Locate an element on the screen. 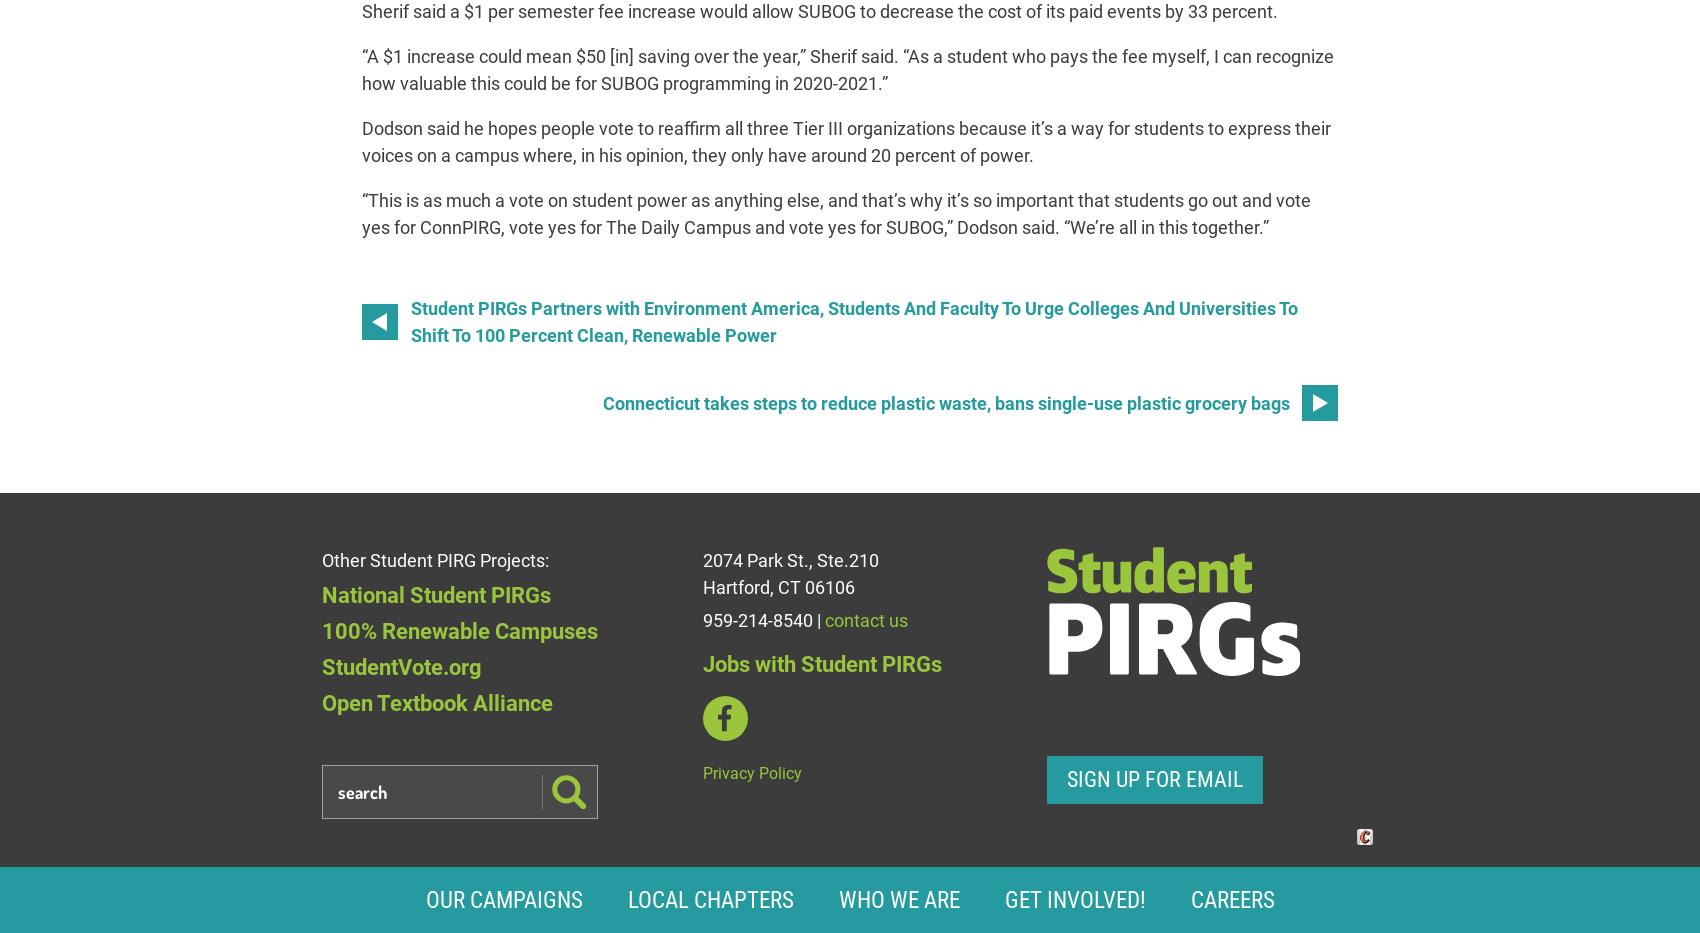  '“This is as much a vote on student power as anything else, and that’s why it’s so important that students go out and vote yes for ConnPIRG, vote yes for The Daily Campus and vote yes for SUBOG,” Dodson said. “We’re all in this together.”' is located at coordinates (835, 213).